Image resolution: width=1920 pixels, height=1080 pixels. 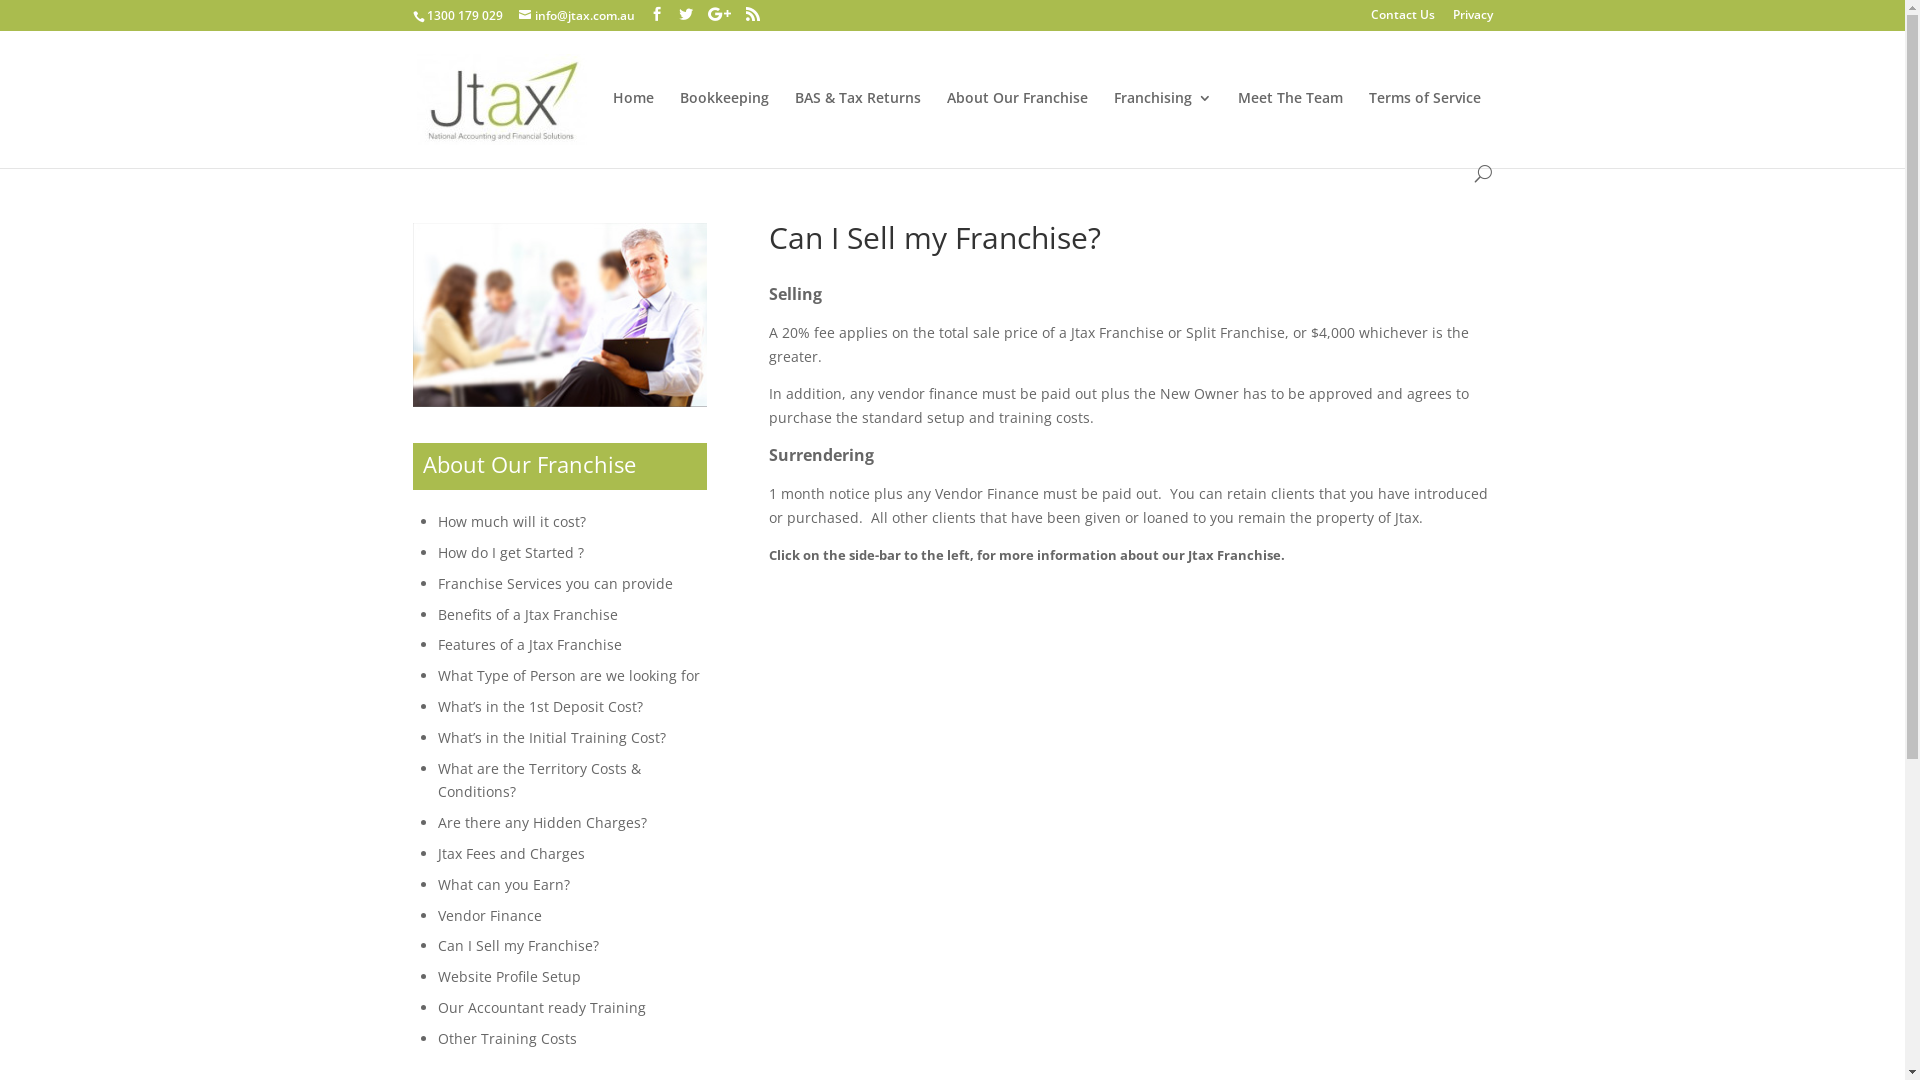 I want to click on 'Benefits of a Jtax Franchise', so click(x=436, y=613).